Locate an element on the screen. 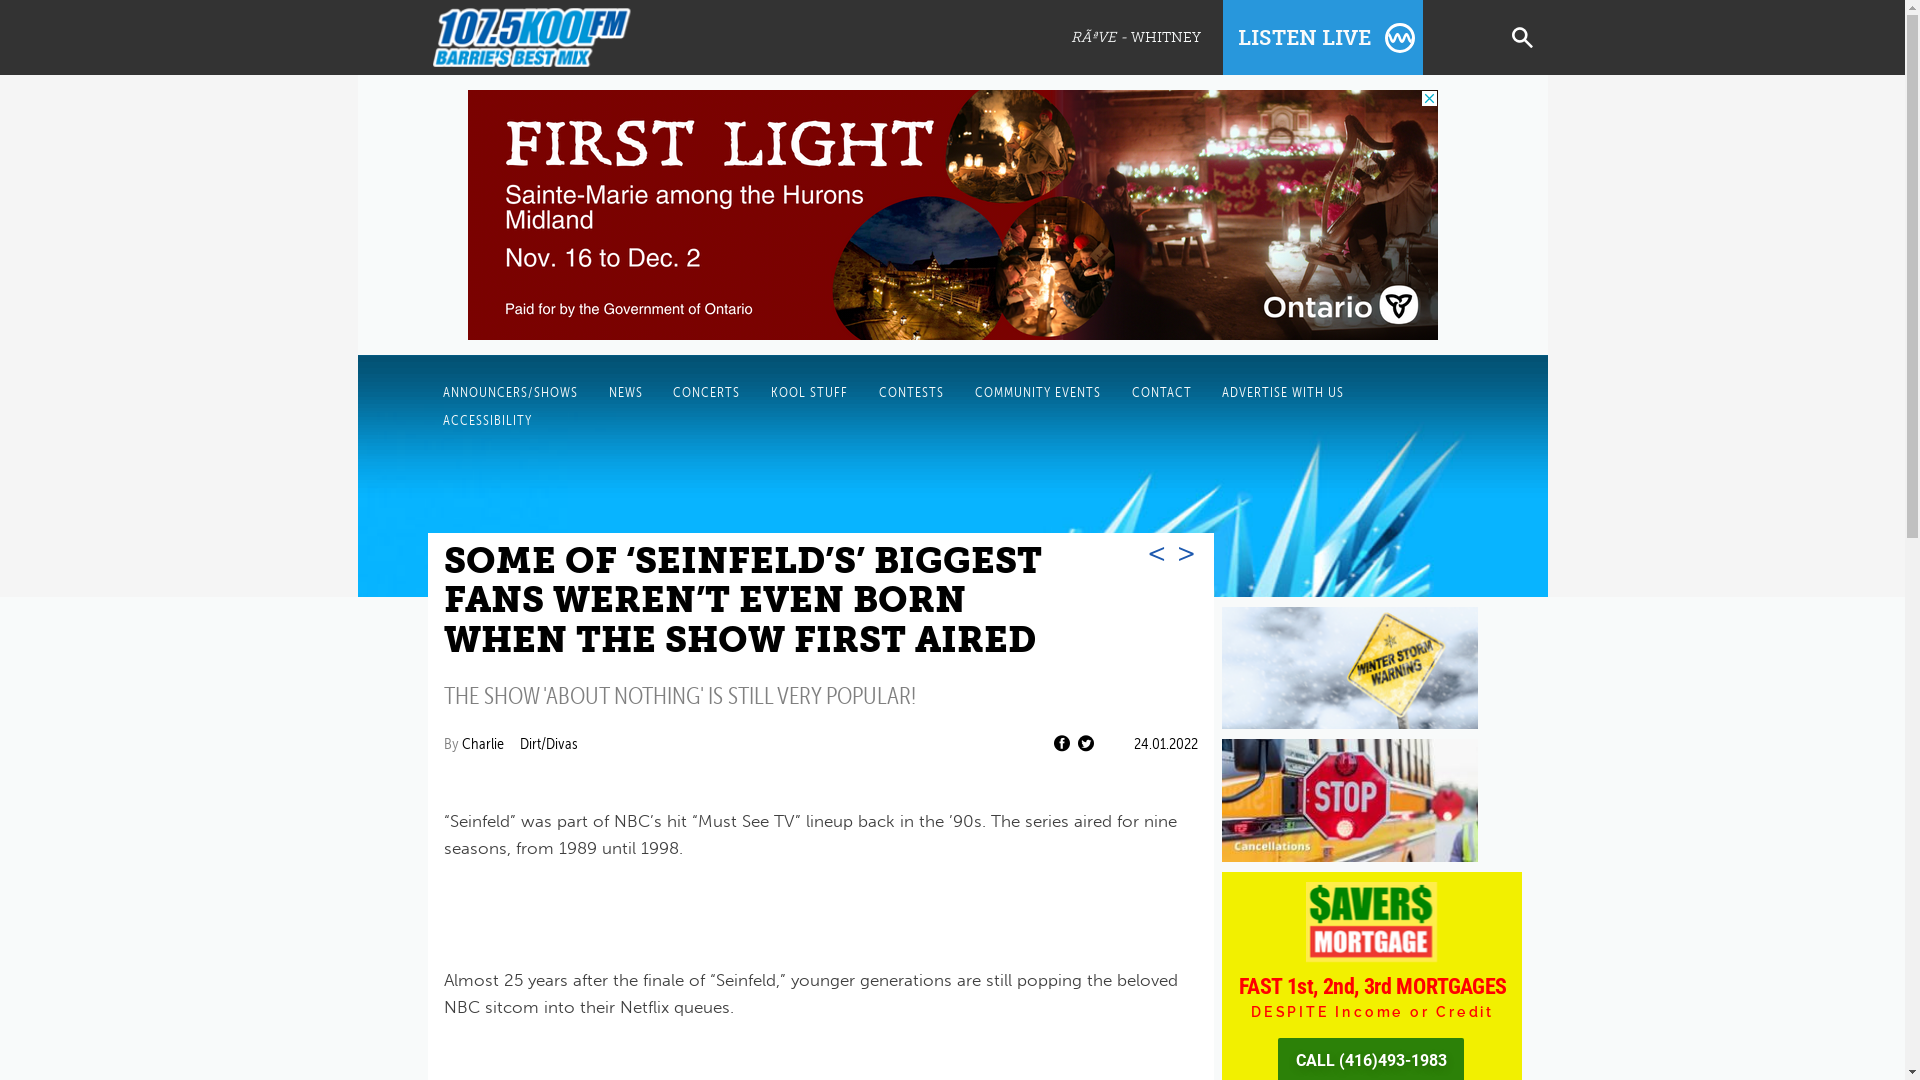 The image size is (1920, 1080). 'KOOL STUFF' is located at coordinates (809, 393).